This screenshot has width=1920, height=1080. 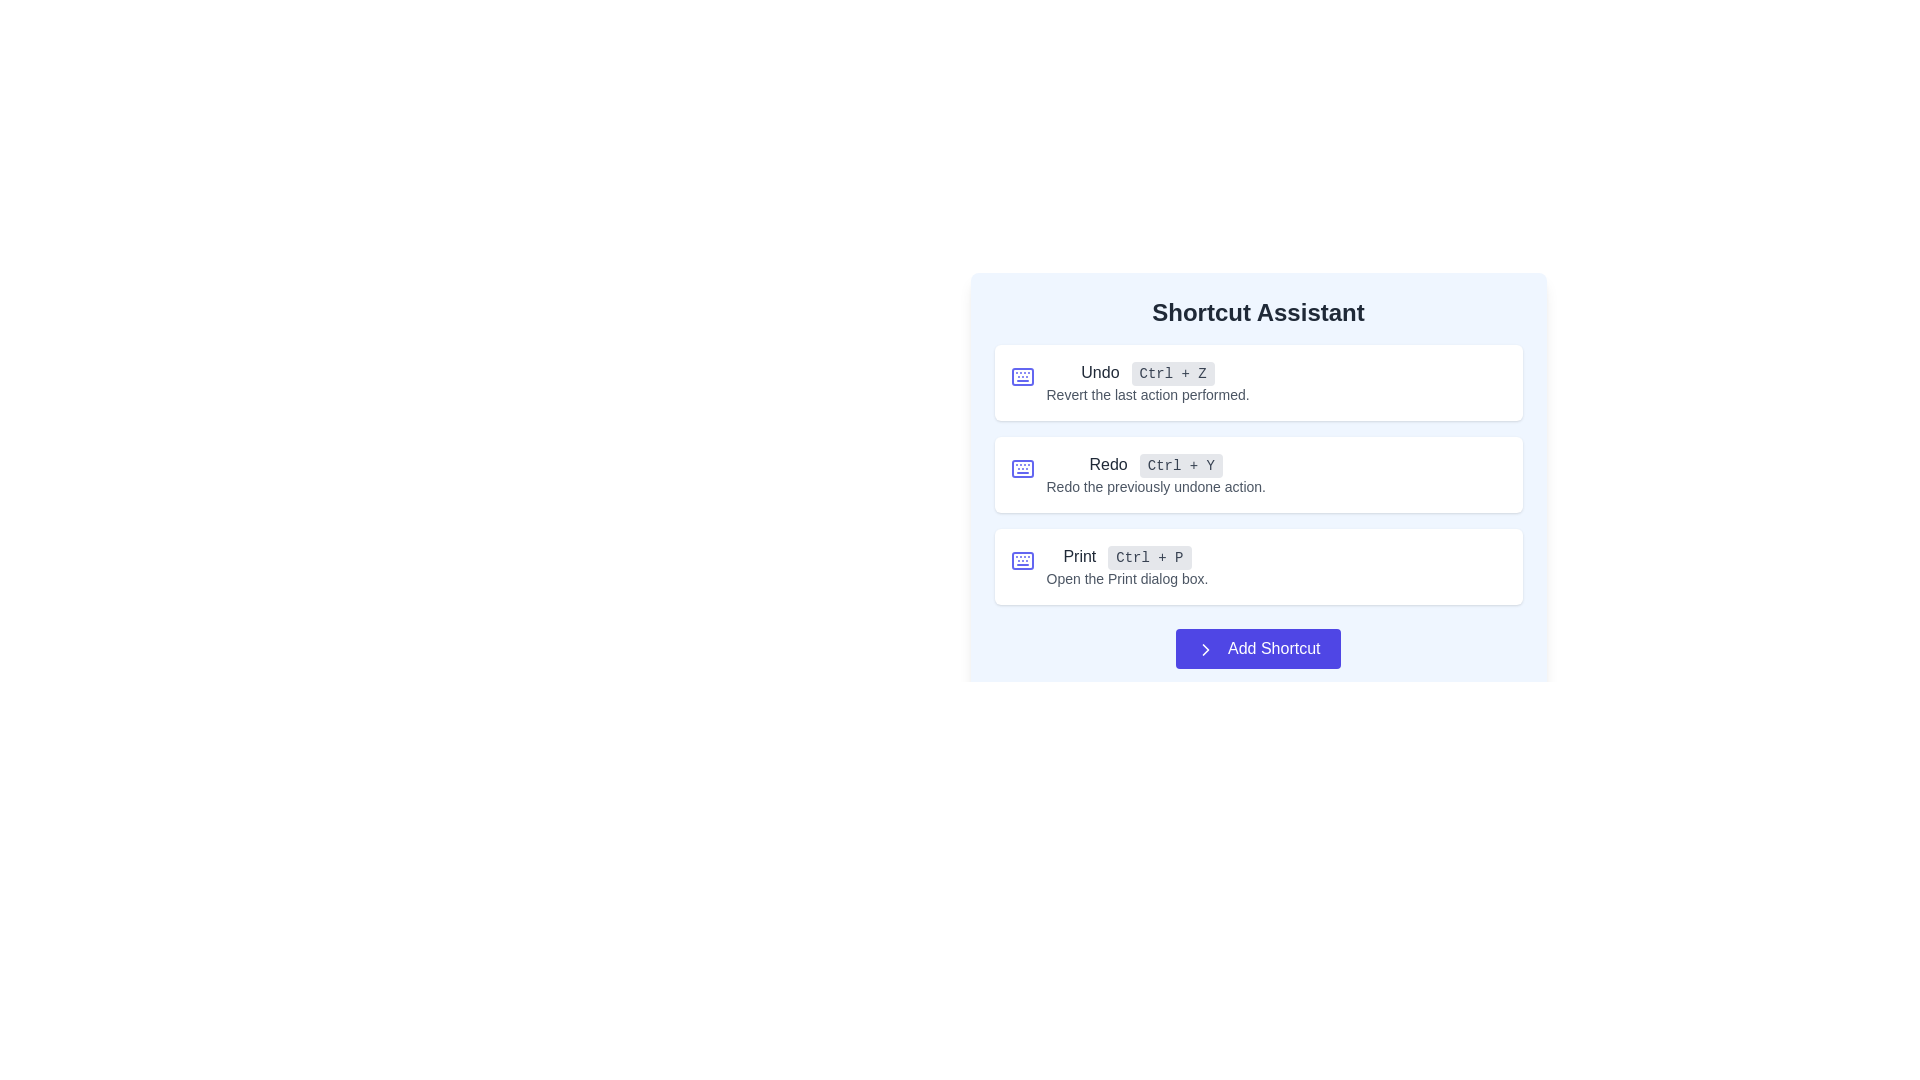 I want to click on the Decorative SVG element, which is a thin rectangular frame with rounded corners, located centrally within the keyboard symbol icon next to the 'Undo Ctrl + Z' shortcut entry, so click(x=1022, y=560).